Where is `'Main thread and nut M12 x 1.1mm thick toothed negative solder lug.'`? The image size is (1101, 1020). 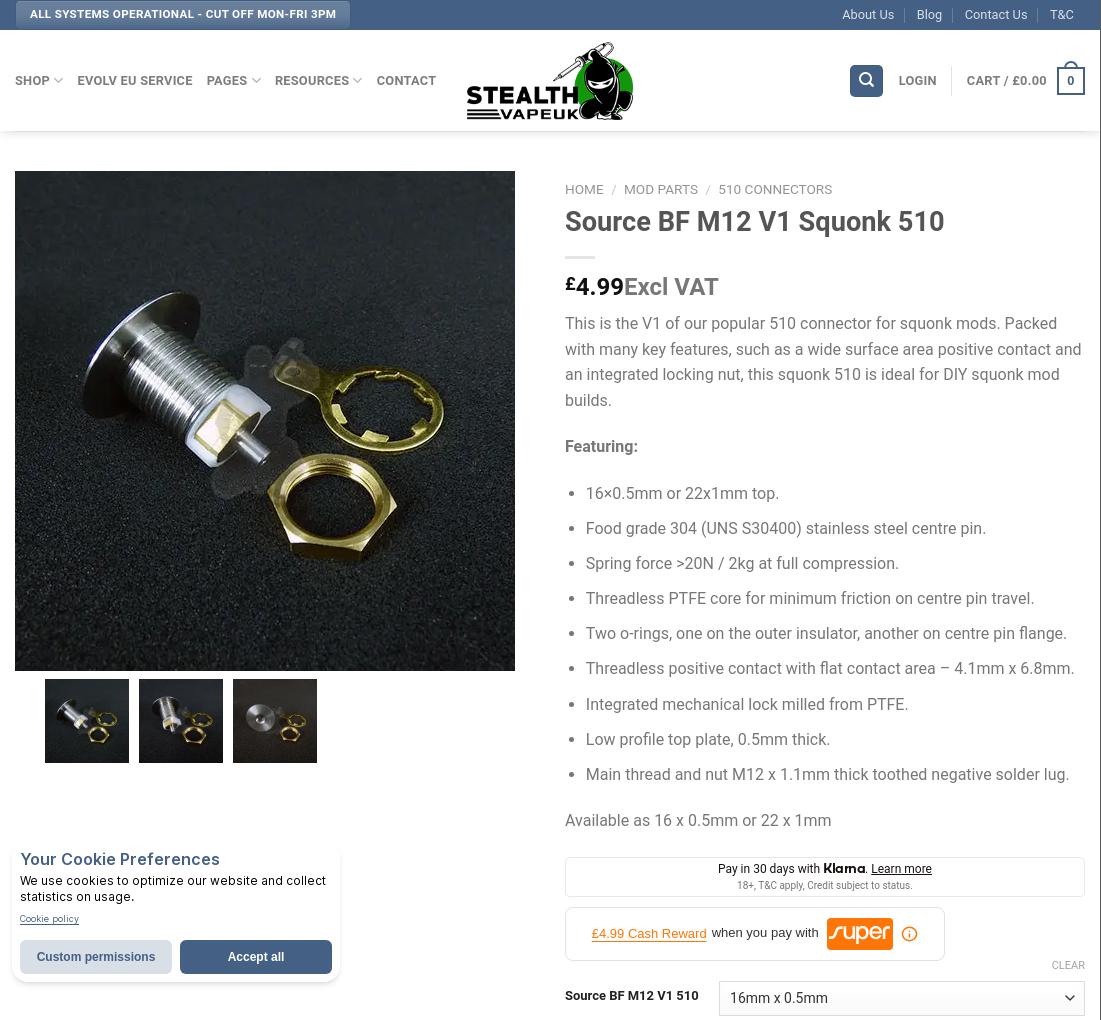 'Main thread and nut M12 x 1.1mm thick toothed negative solder lug.' is located at coordinates (826, 773).